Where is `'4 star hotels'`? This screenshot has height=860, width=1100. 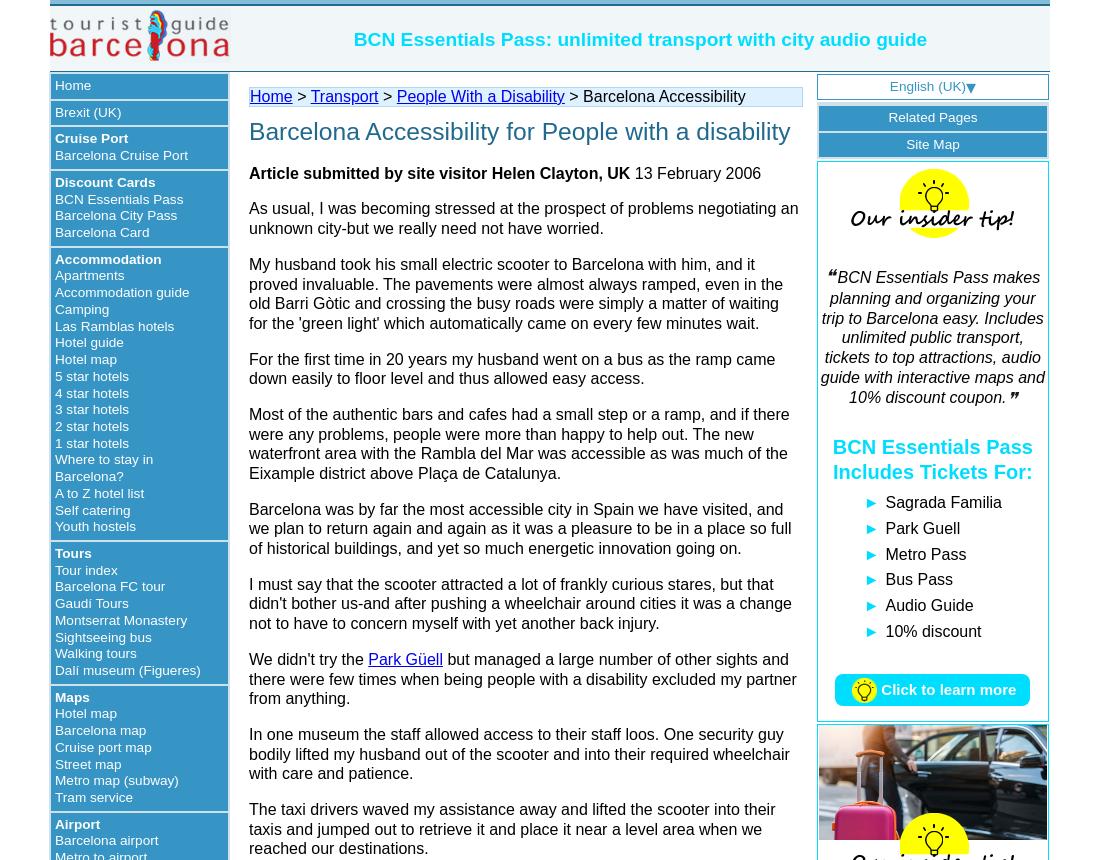 '4 star hotels' is located at coordinates (91, 391).